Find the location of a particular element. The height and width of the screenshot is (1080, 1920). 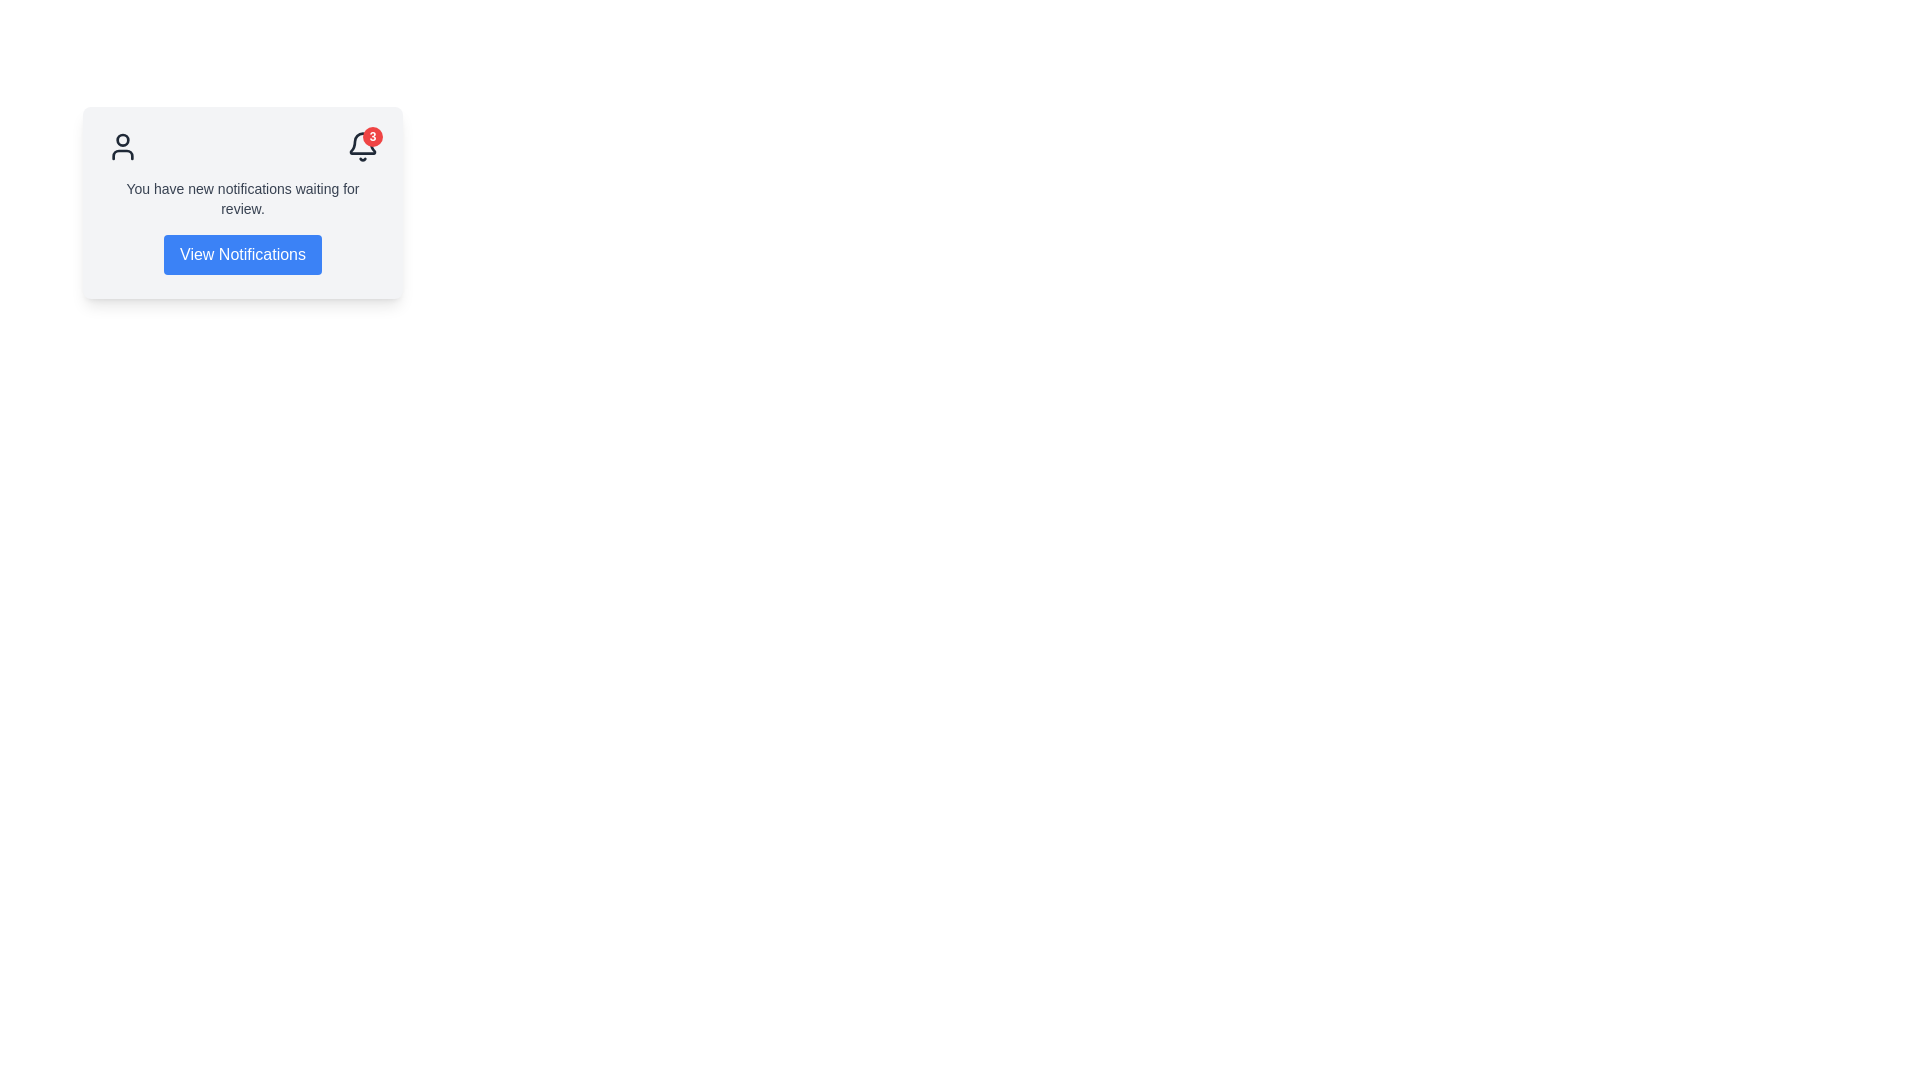

the 'View Notifications' button located in the notification area that displays the message 'You have new notifications waiting for review.' is located at coordinates (242, 226).